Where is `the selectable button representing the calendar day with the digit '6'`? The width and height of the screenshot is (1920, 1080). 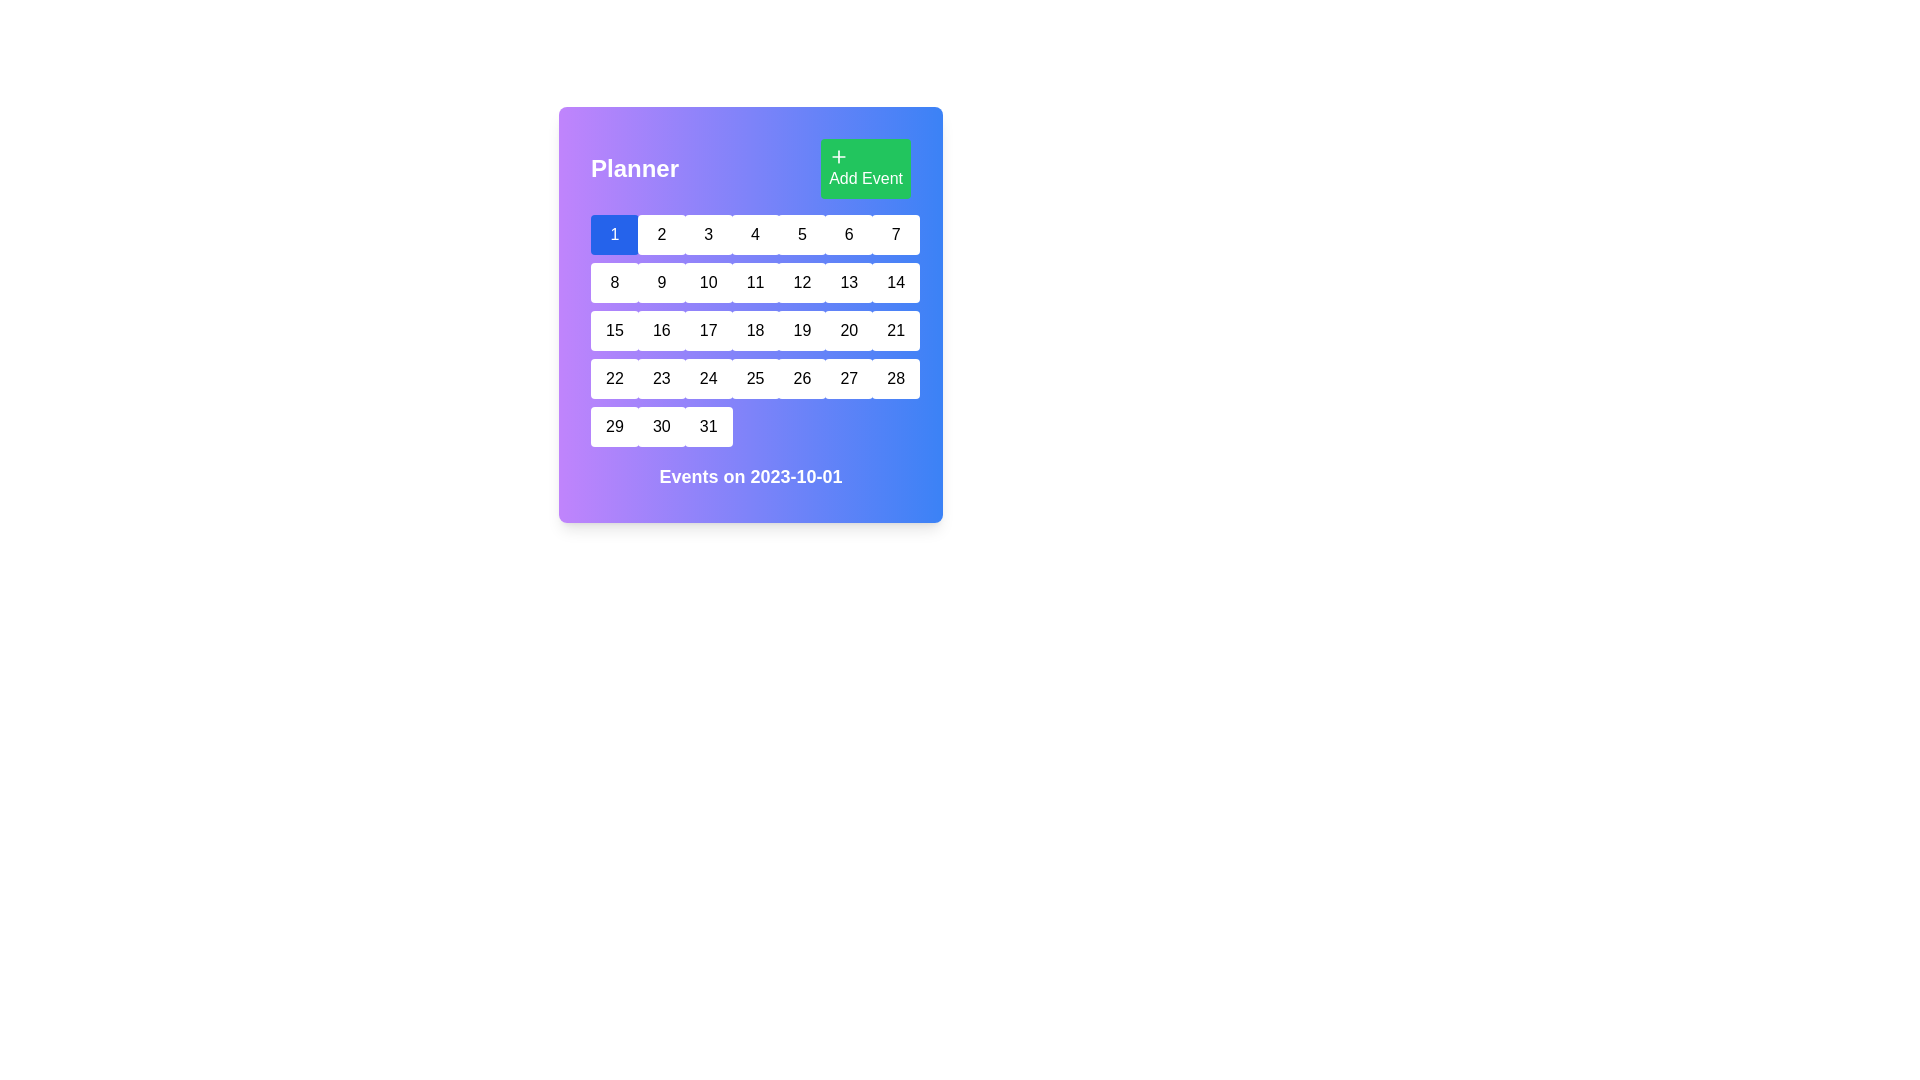 the selectable button representing the calendar day with the digit '6' is located at coordinates (849, 234).